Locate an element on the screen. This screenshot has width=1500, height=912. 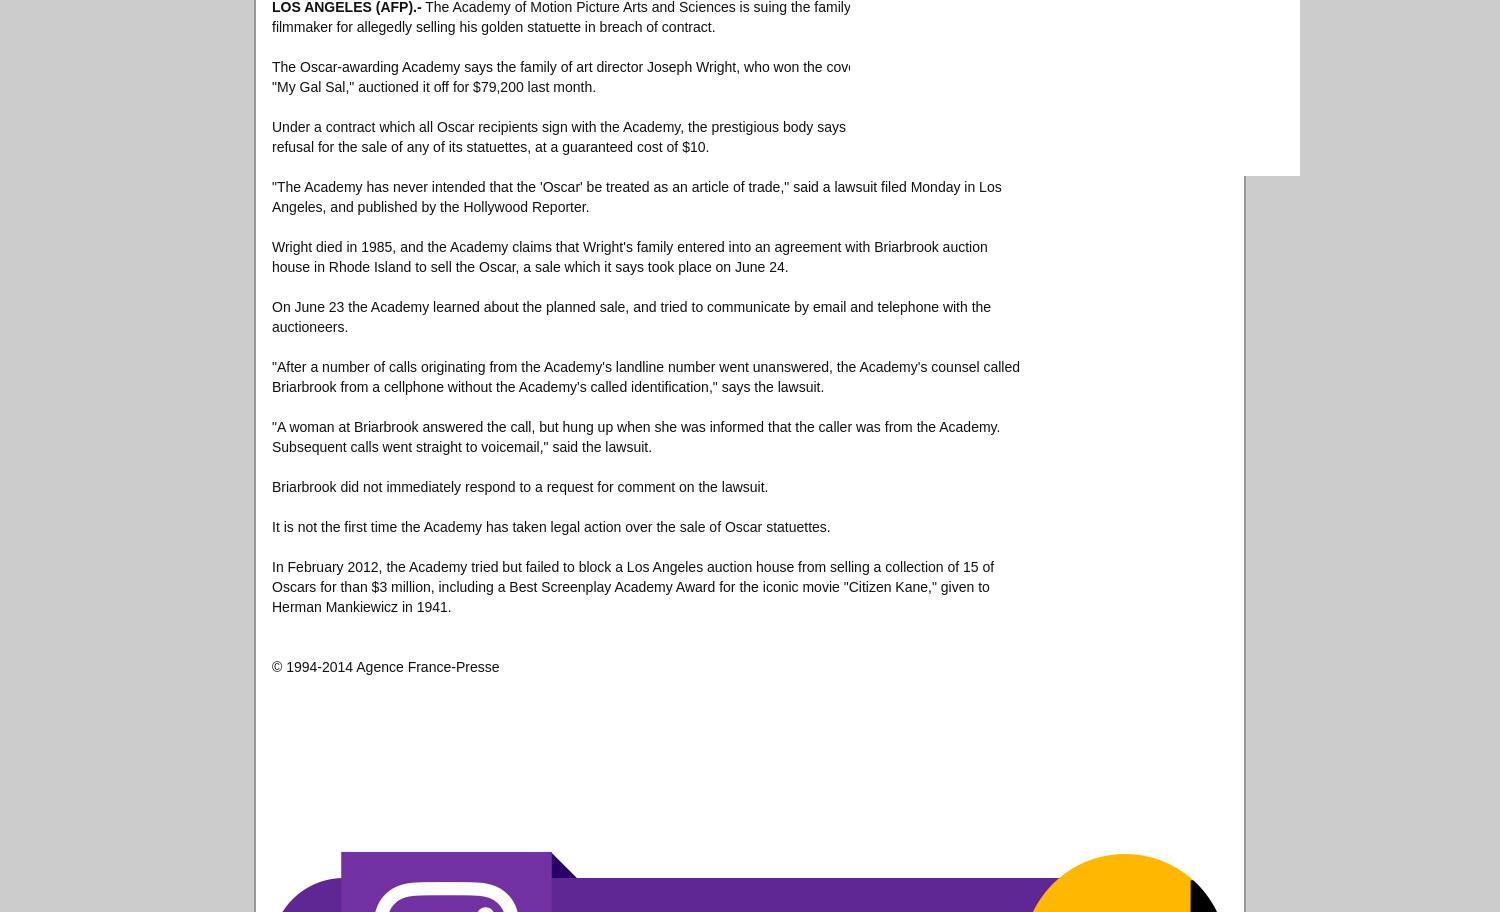
'Under a contract which all Oscar recipients sign with the Academy, the prestigious body says it has the right of first refusal for the sale of any of its statuettes, at a guaranteed cost of $10.' is located at coordinates (625, 134).